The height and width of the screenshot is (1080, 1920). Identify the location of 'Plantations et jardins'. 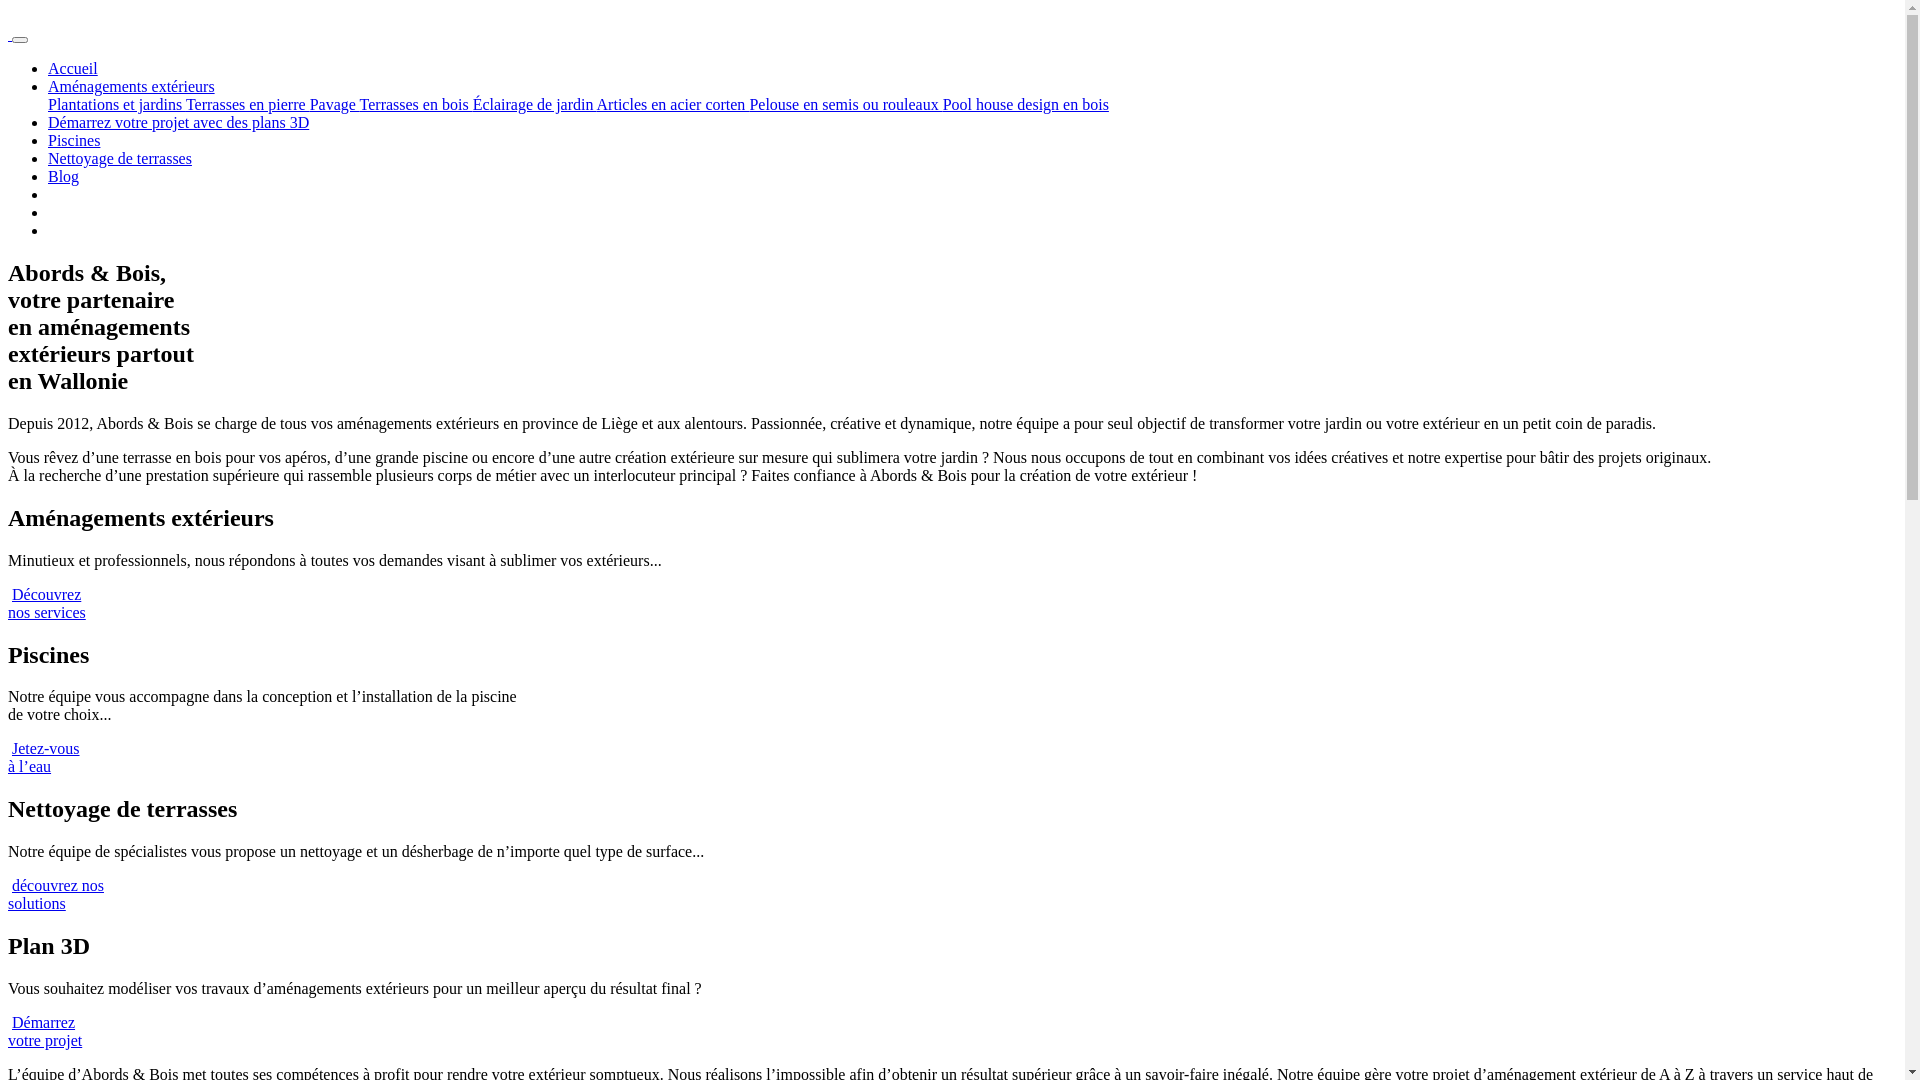
(115, 104).